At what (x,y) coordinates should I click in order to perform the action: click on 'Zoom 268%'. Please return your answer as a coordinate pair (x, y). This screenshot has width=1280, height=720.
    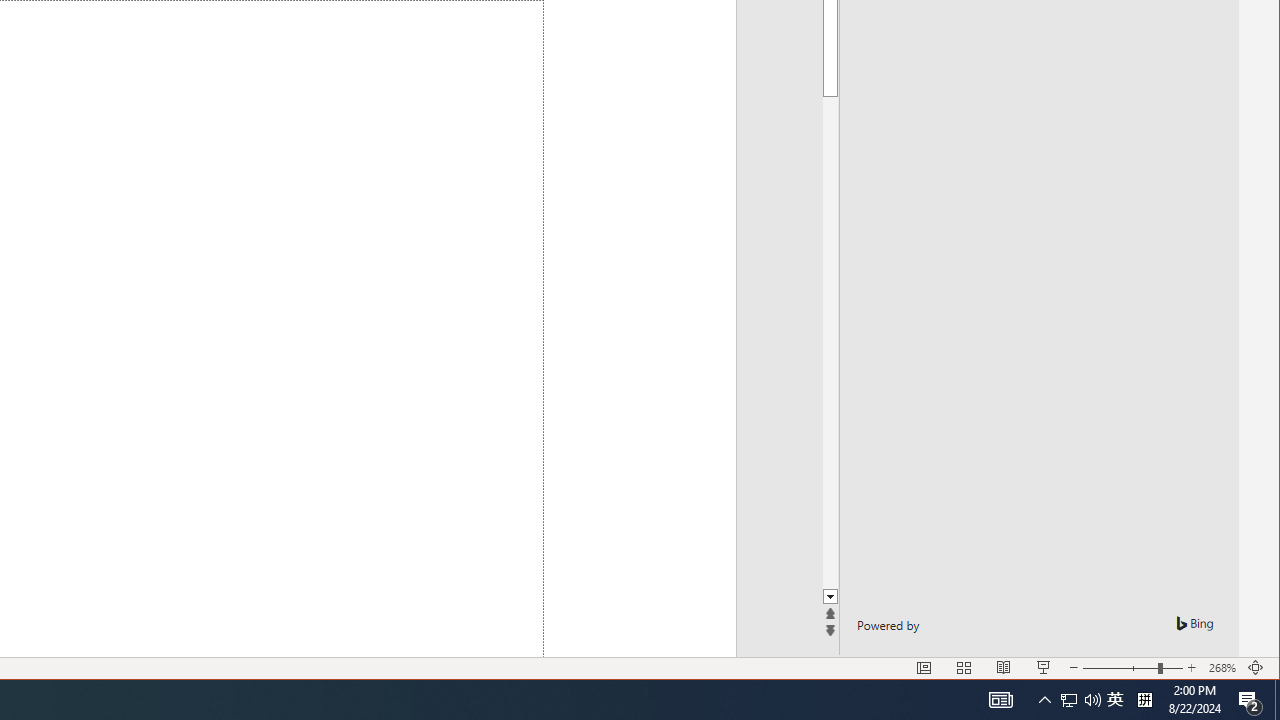
    Looking at the image, I should click on (1221, 668).